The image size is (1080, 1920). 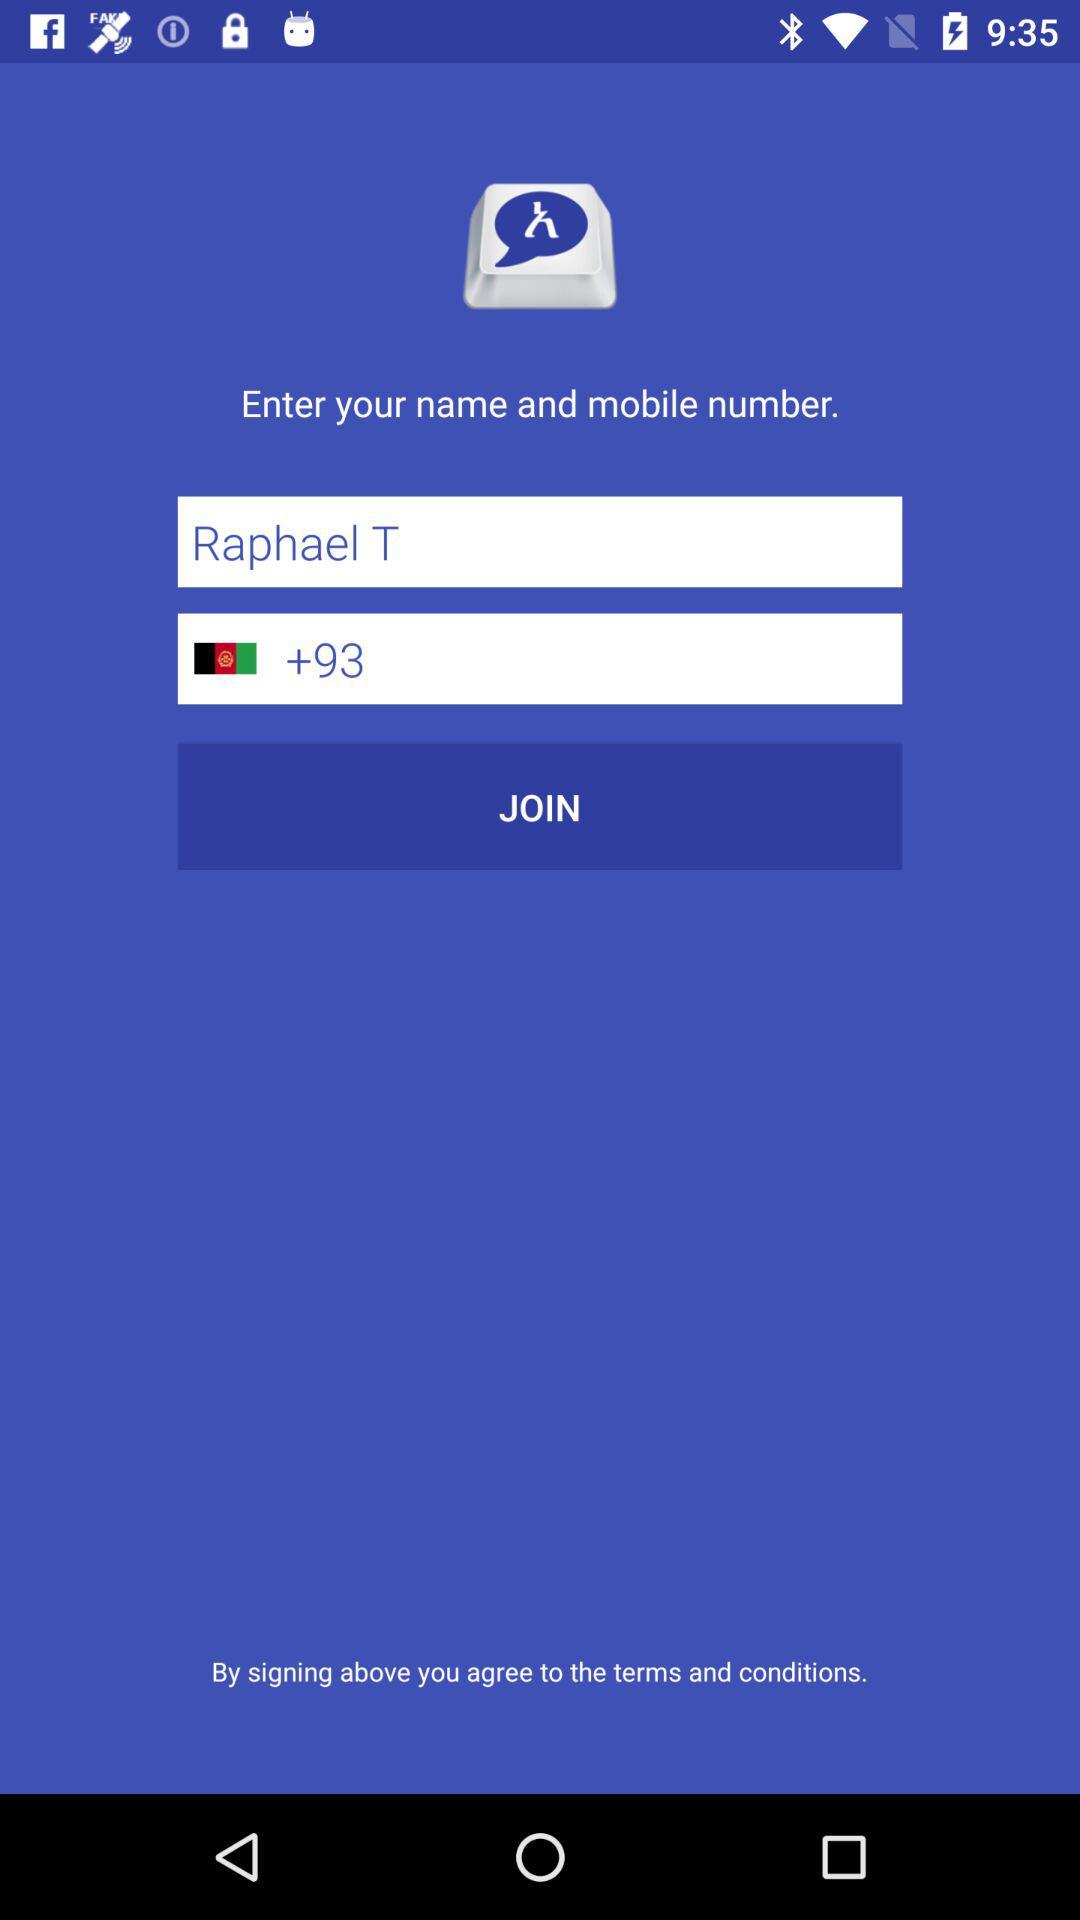 What do you see at coordinates (586, 658) in the screenshot?
I see `icon below the raphael t icon` at bounding box center [586, 658].